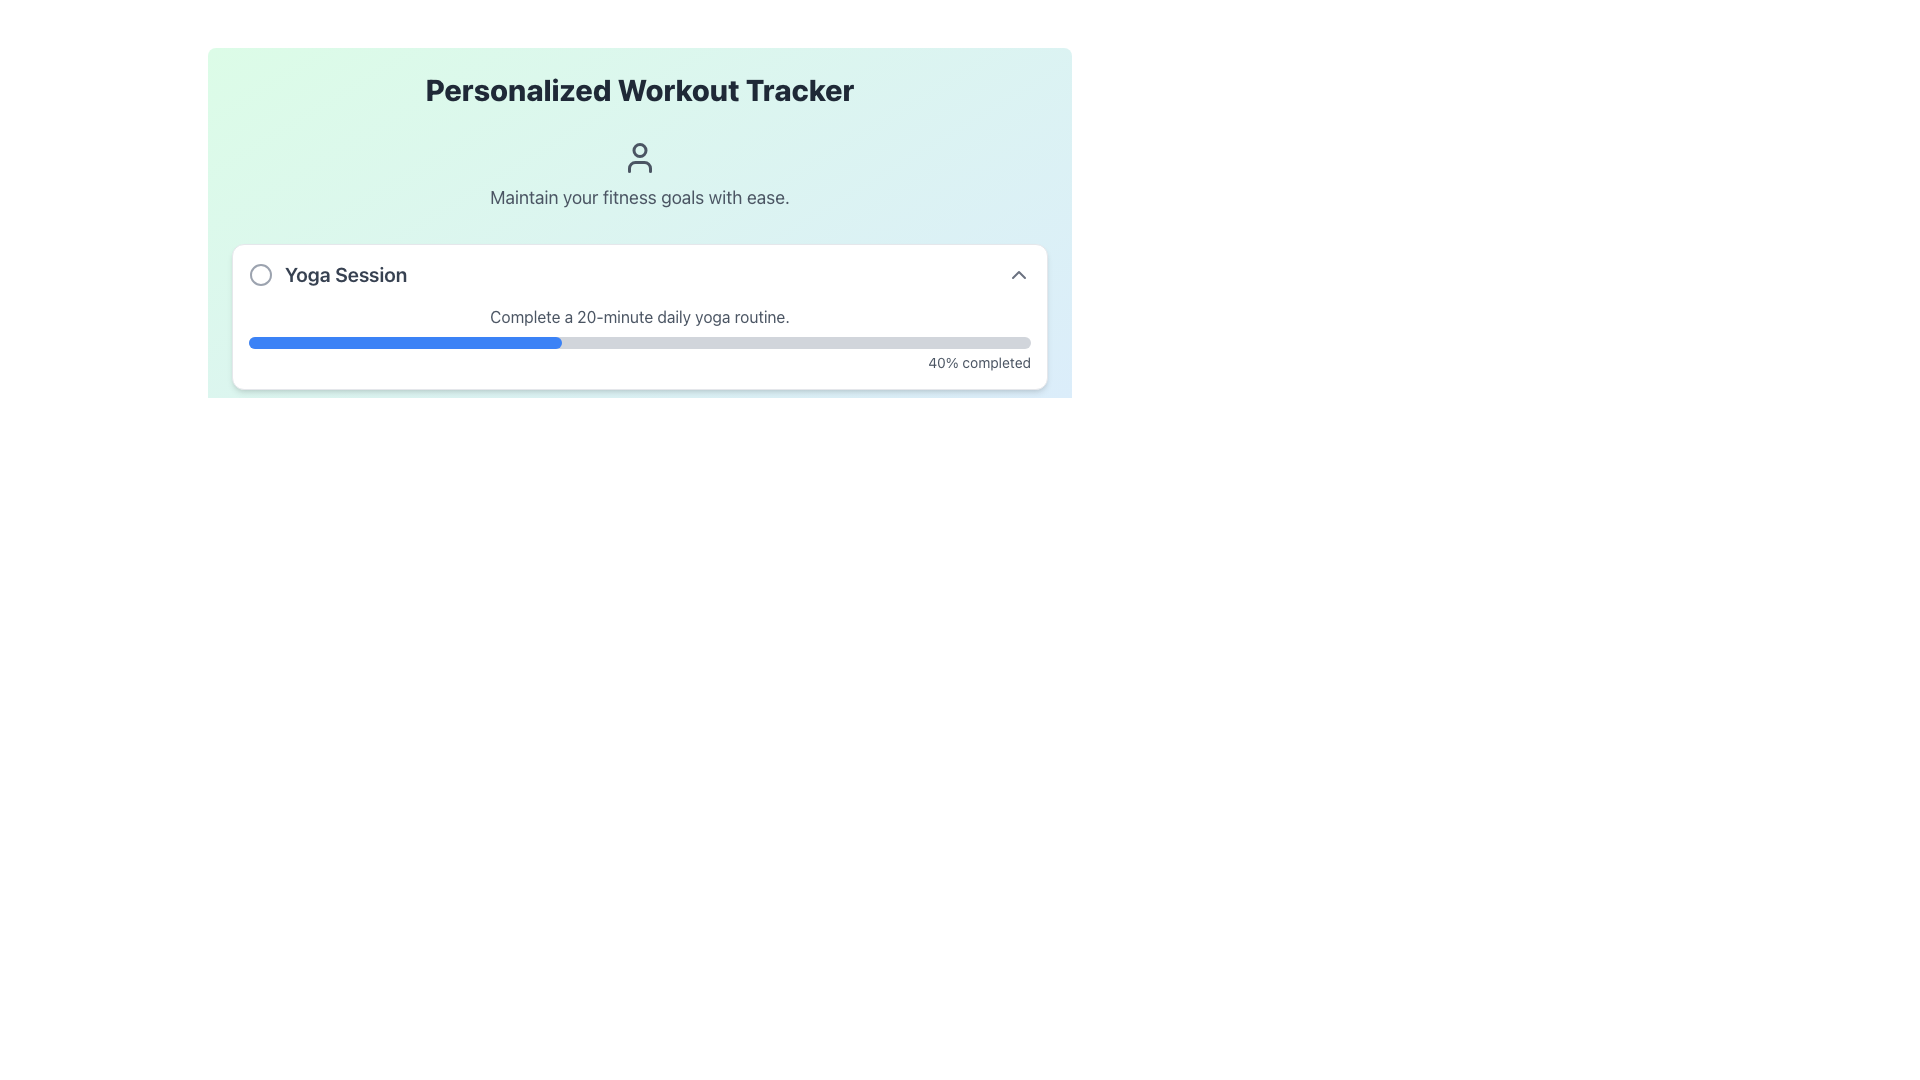  Describe the element at coordinates (638, 175) in the screenshot. I see `the supportive subtitle Static text label located below the title 'Personalized Workout Tracker' and above 'Yoga Session'` at that location.